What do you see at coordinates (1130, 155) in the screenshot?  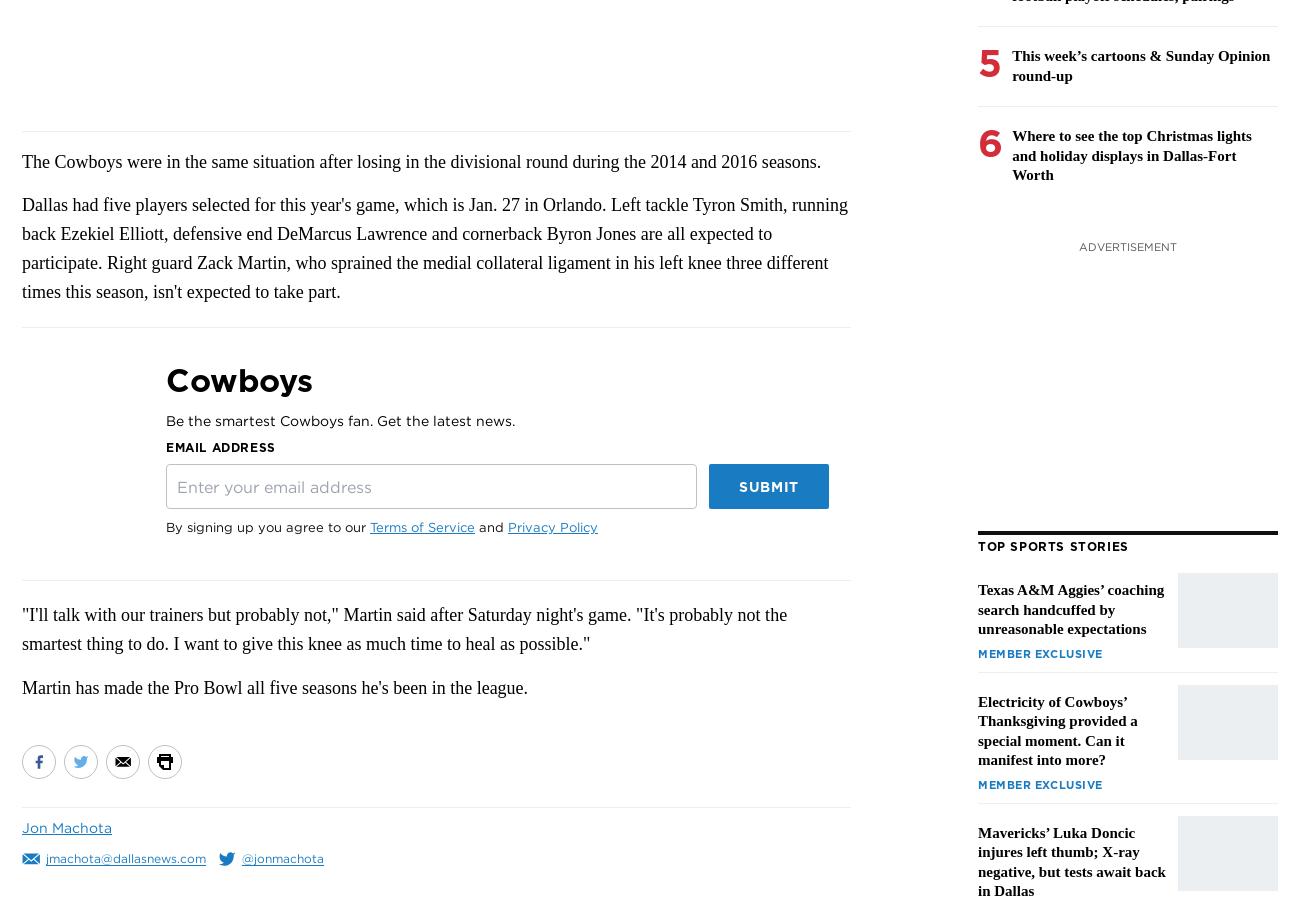 I see `'Where to see the top Christmas lights and holiday displays in Dallas-Fort Worth'` at bounding box center [1130, 155].